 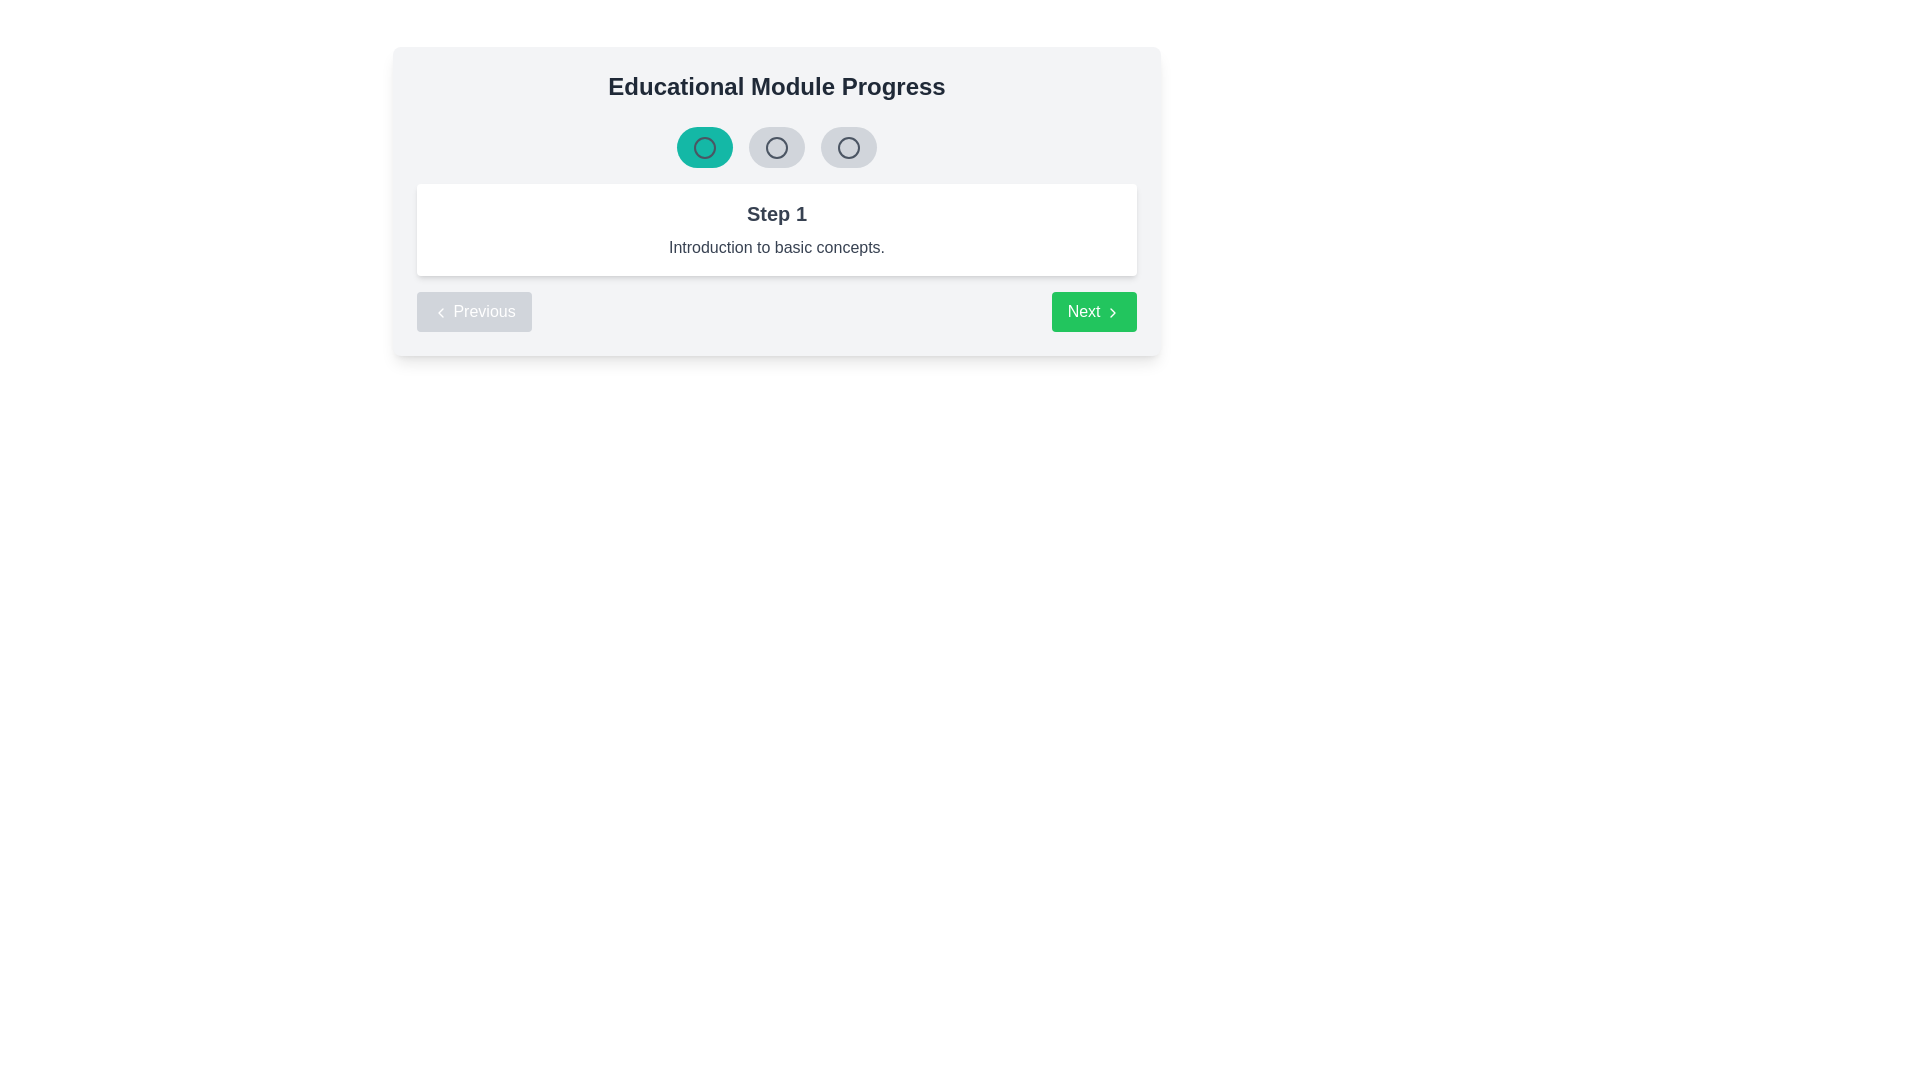 I want to click on the progress indicator icon, which is the first among three circular icons located below the title 'Educational Module Progress', so click(x=705, y=145).